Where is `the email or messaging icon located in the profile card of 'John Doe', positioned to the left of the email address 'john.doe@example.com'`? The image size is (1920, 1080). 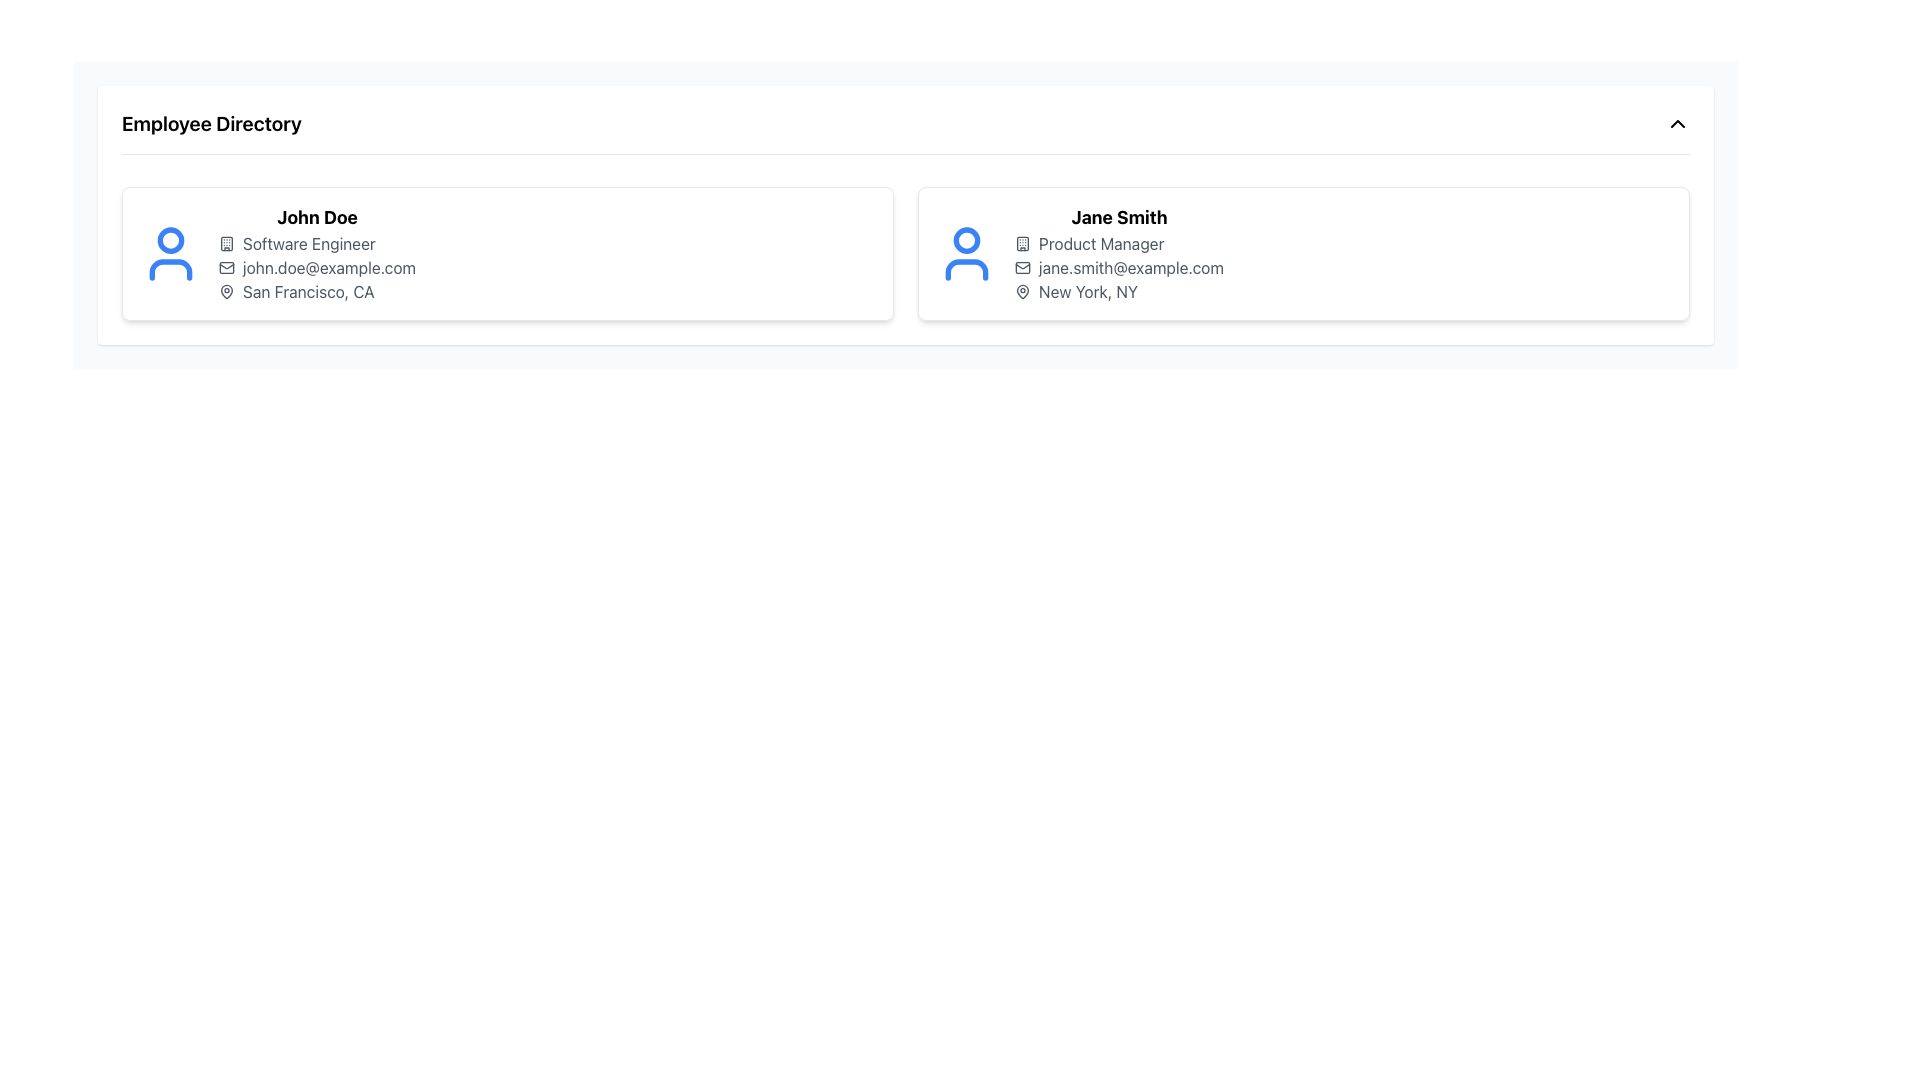
the email or messaging icon located in the profile card of 'John Doe', positioned to the left of the email address 'john.doe@example.com' is located at coordinates (226, 266).